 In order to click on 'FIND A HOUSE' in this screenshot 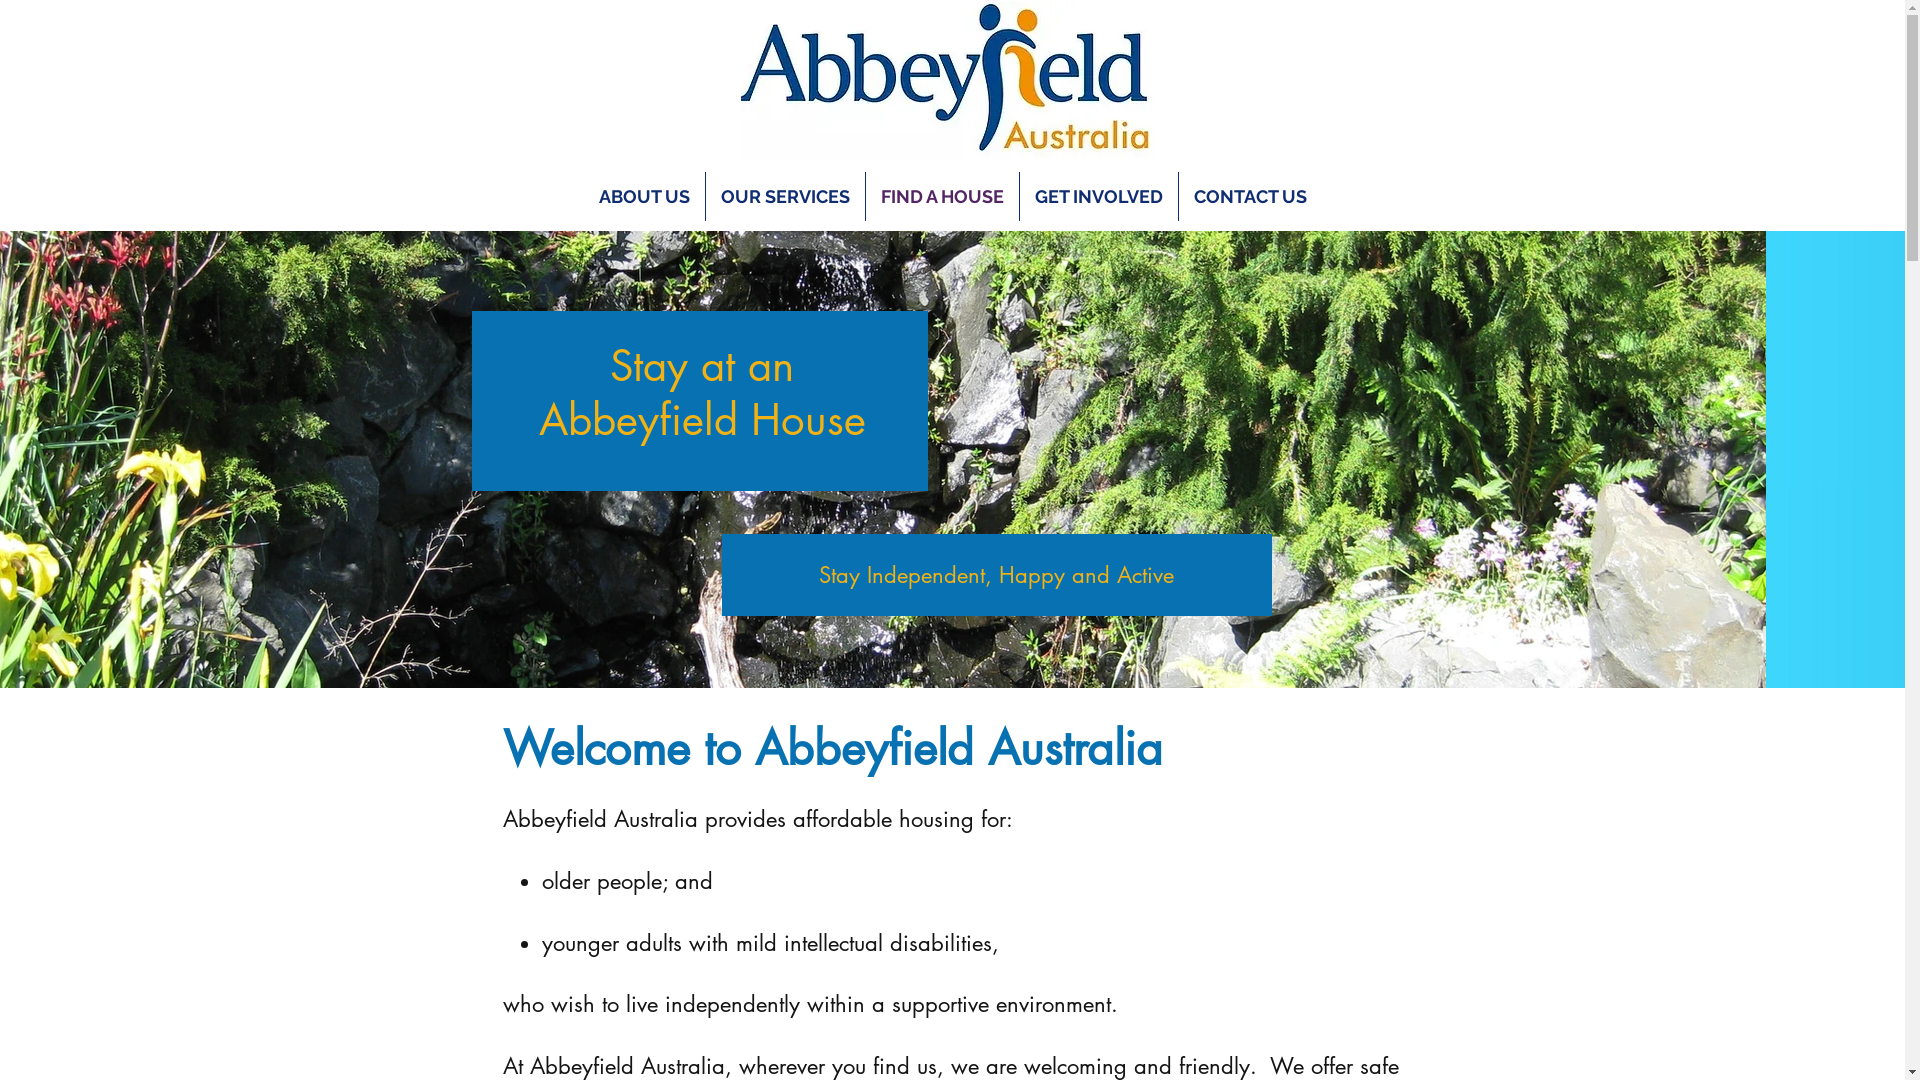, I will do `click(941, 196)`.